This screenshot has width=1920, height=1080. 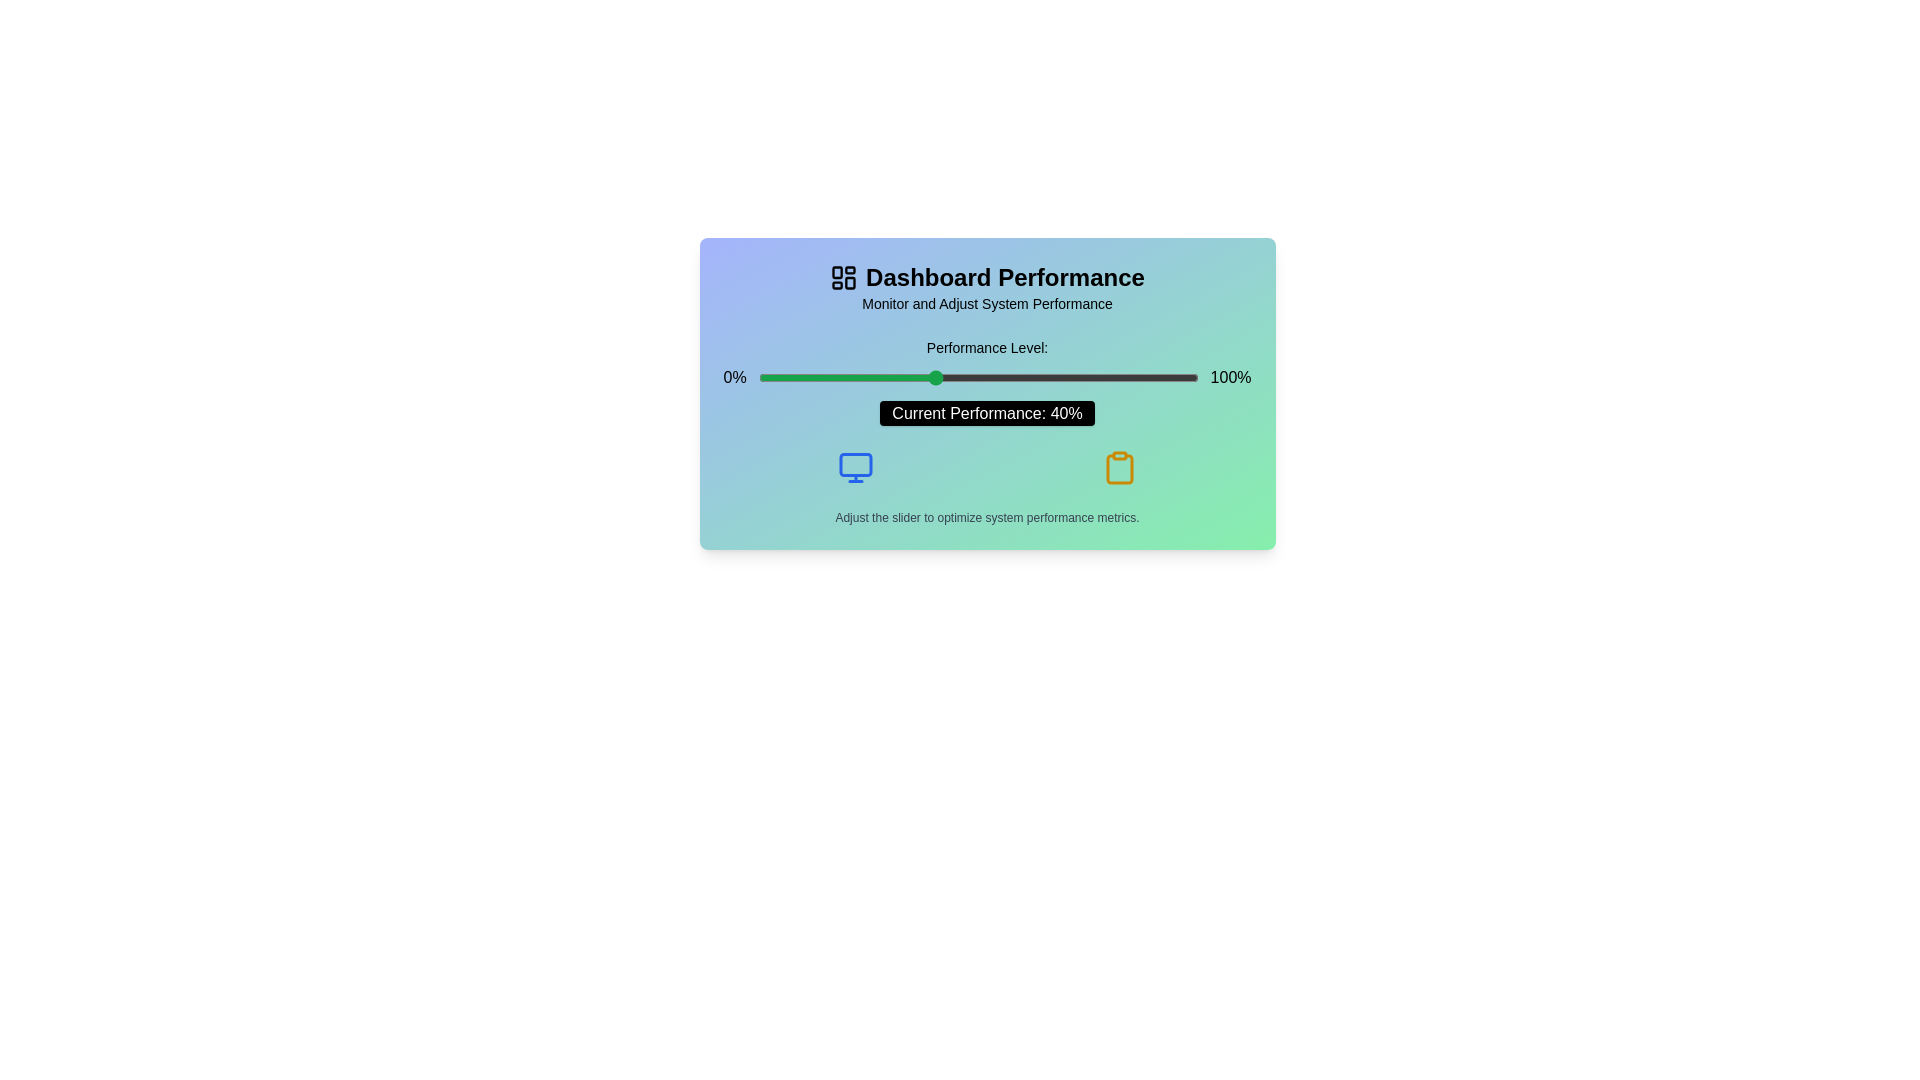 What do you see at coordinates (820, 378) in the screenshot?
I see `the slider to set the performance level to 14%` at bounding box center [820, 378].